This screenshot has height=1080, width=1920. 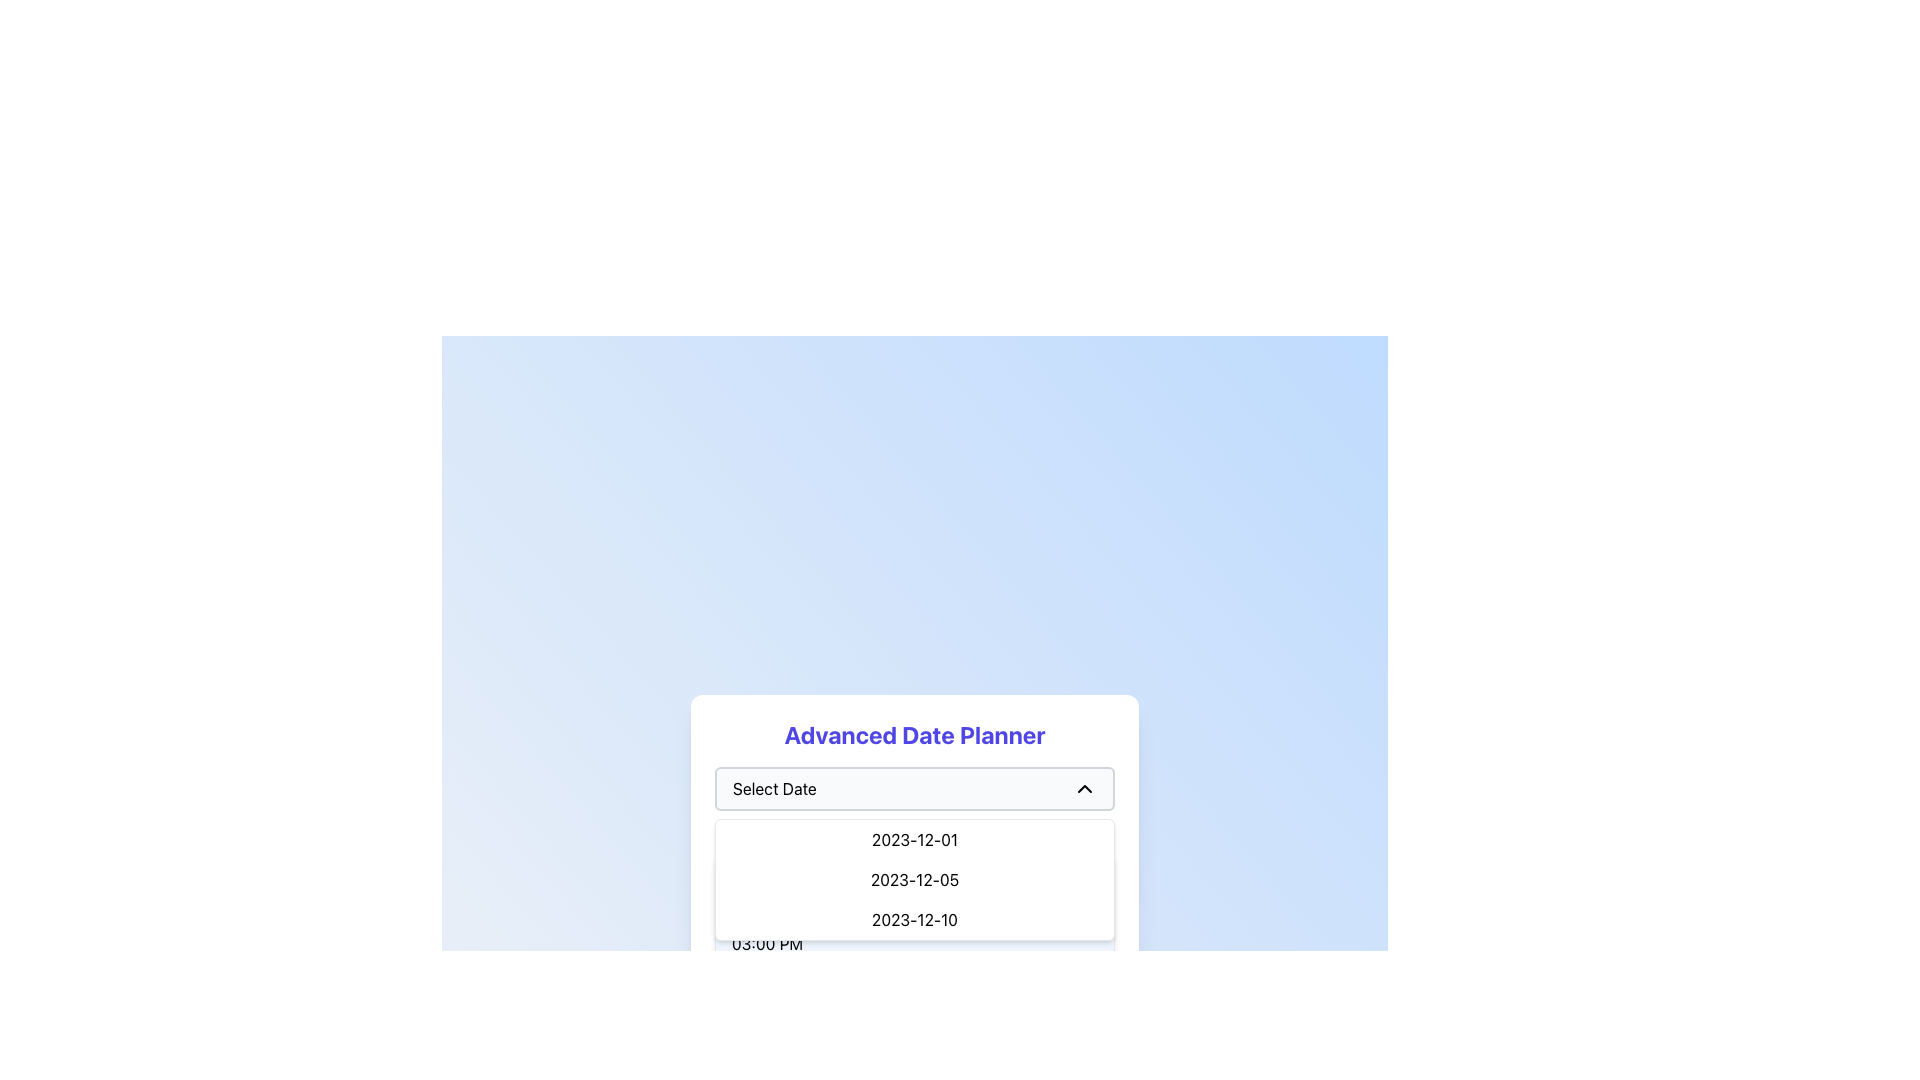 What do you see at coordinates (914, 840) in the screenshot?
I see `the dropdown menu item displaying the date '2023-12-01'` at bounding box center [914, 840].